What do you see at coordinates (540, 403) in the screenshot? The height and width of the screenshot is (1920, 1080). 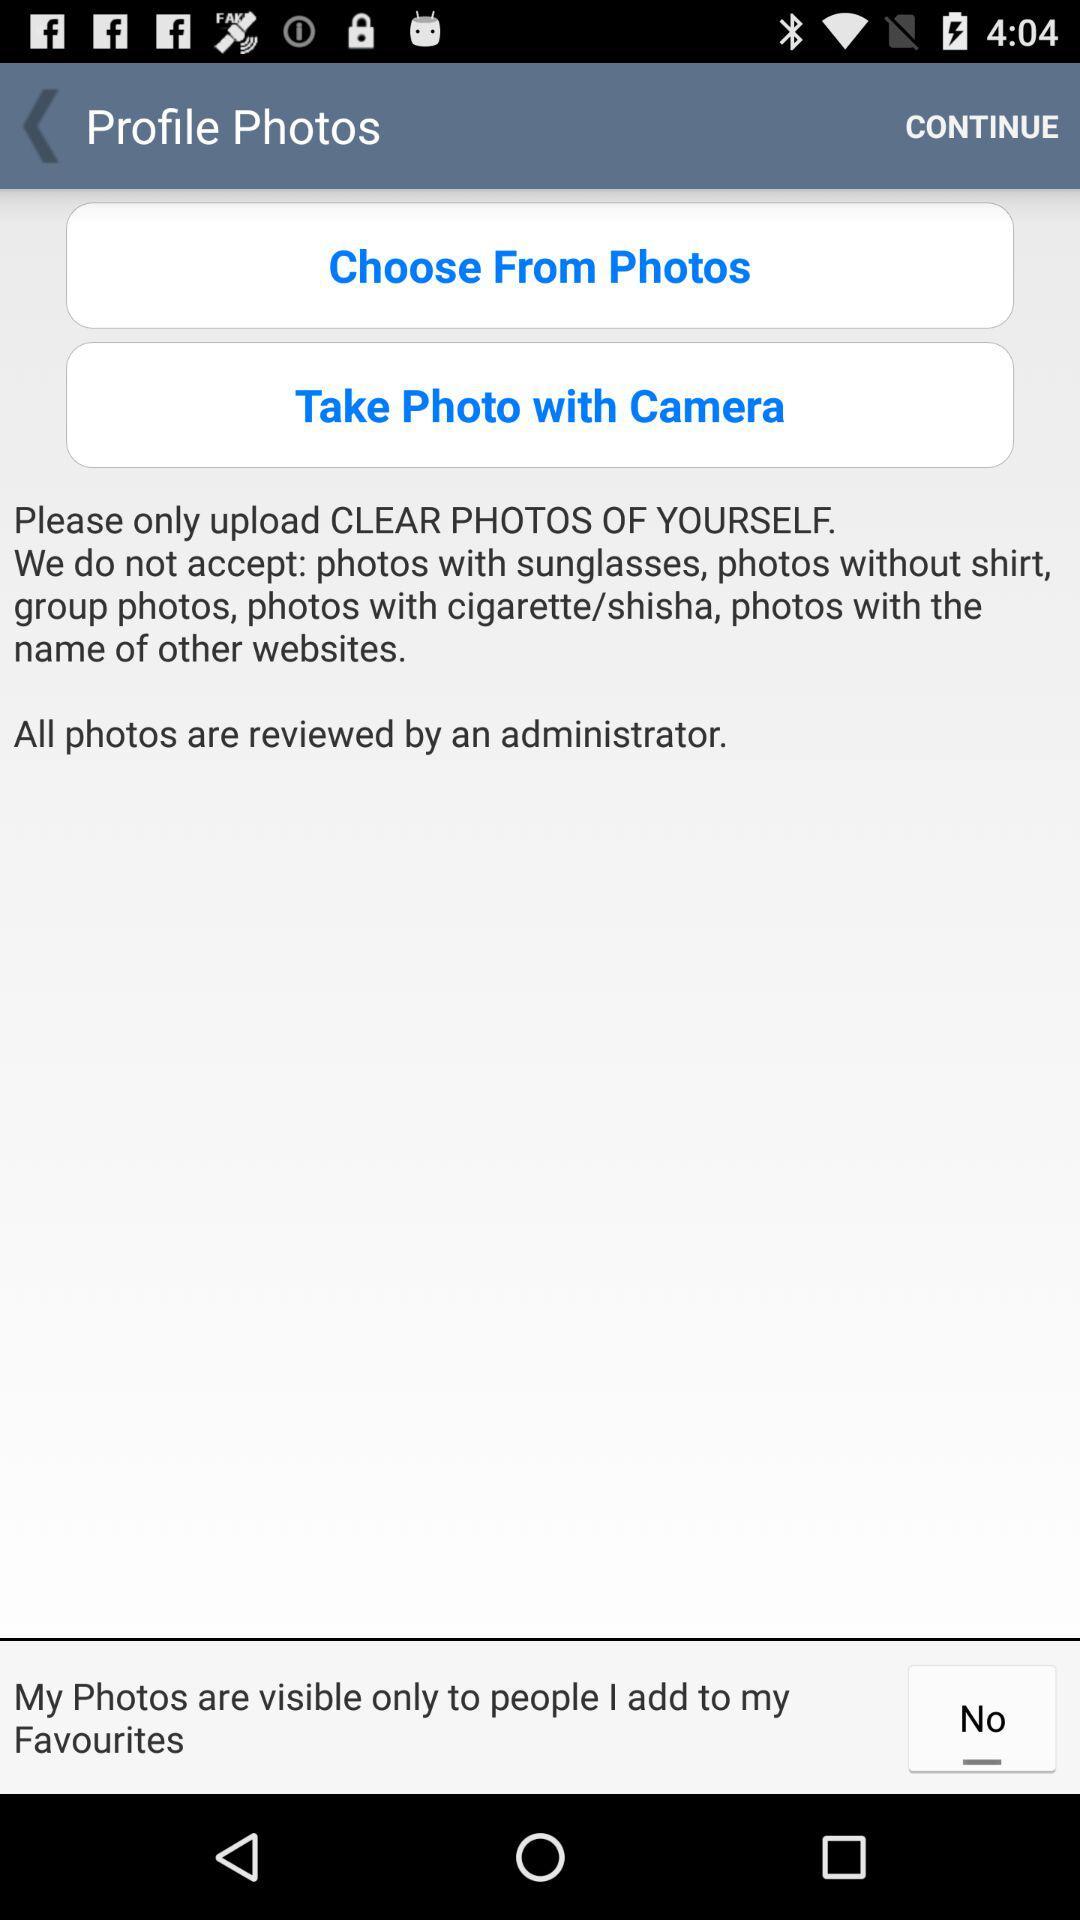 I see `take photo with` at bounding box center [540, 403].